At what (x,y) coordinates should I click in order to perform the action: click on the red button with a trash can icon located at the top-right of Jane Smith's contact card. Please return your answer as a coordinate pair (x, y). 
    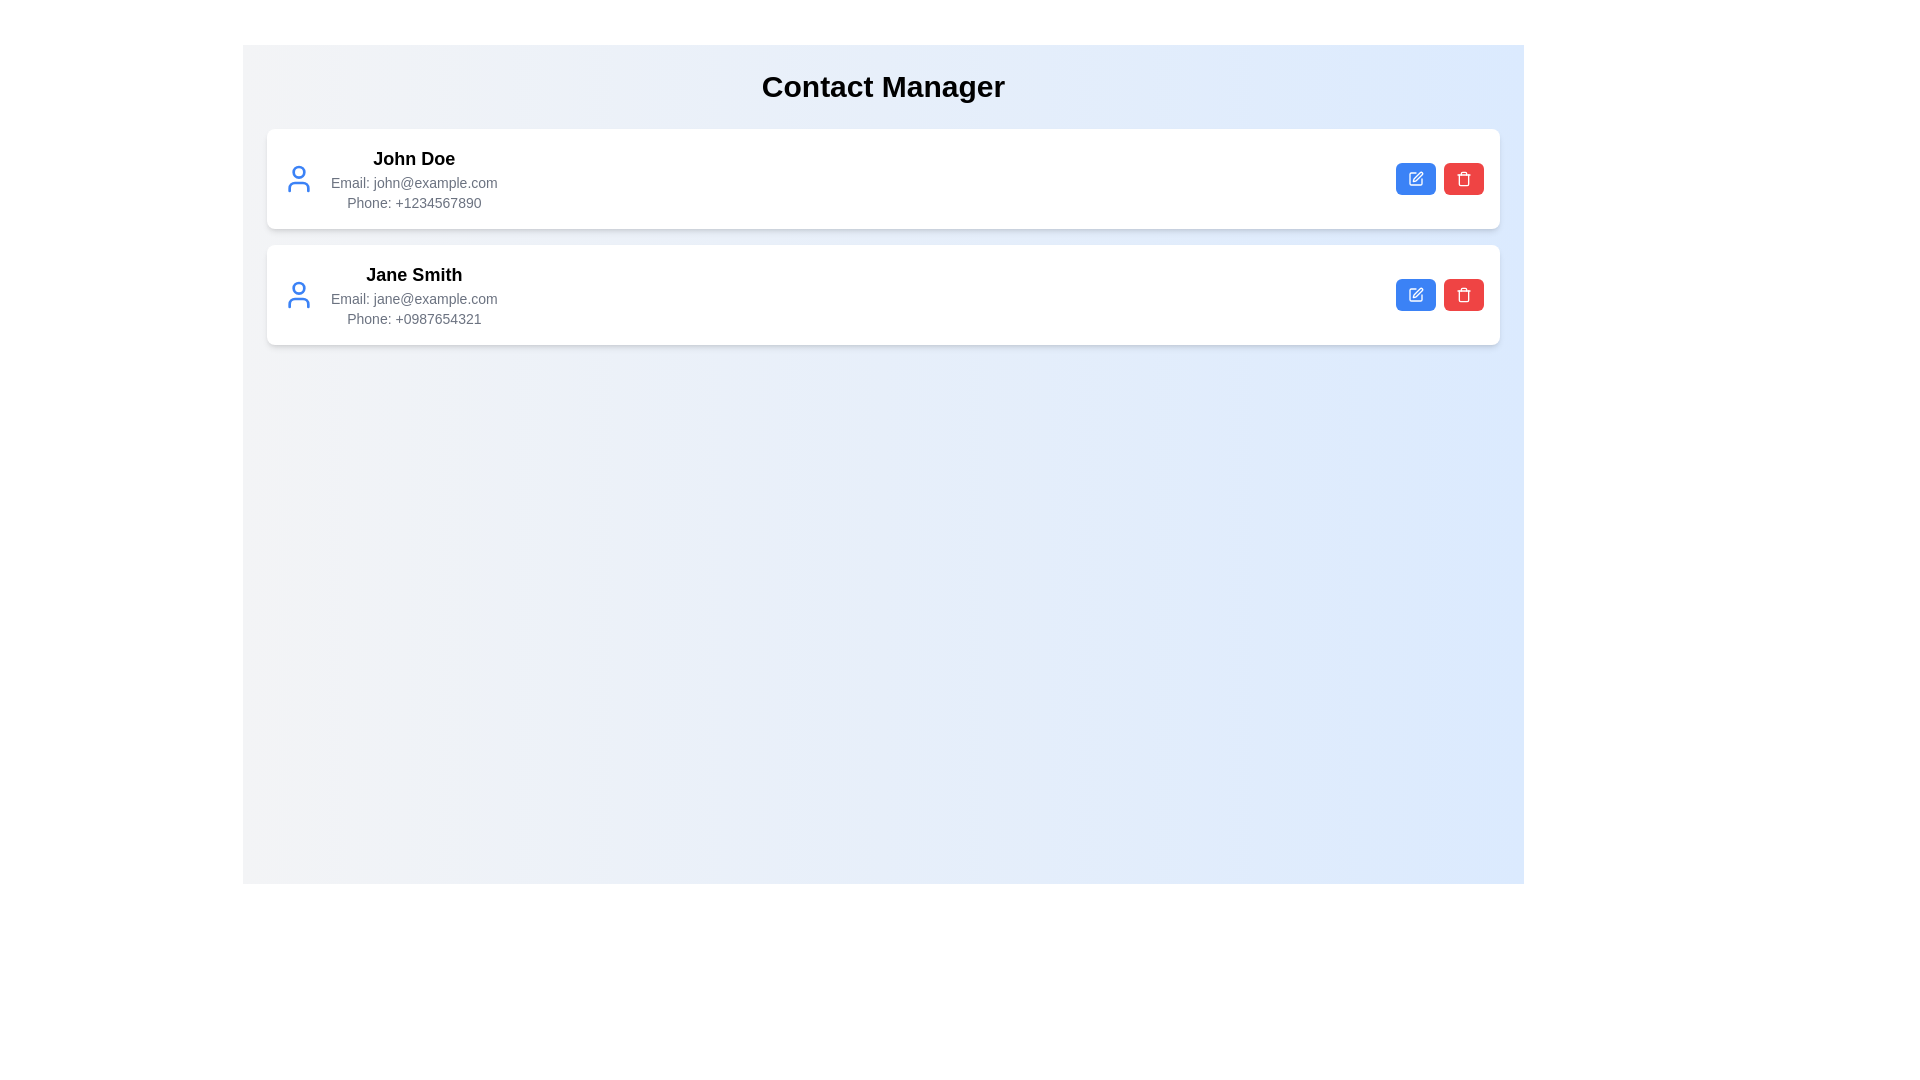
    Looking at the image, I should click on (1464, 294).